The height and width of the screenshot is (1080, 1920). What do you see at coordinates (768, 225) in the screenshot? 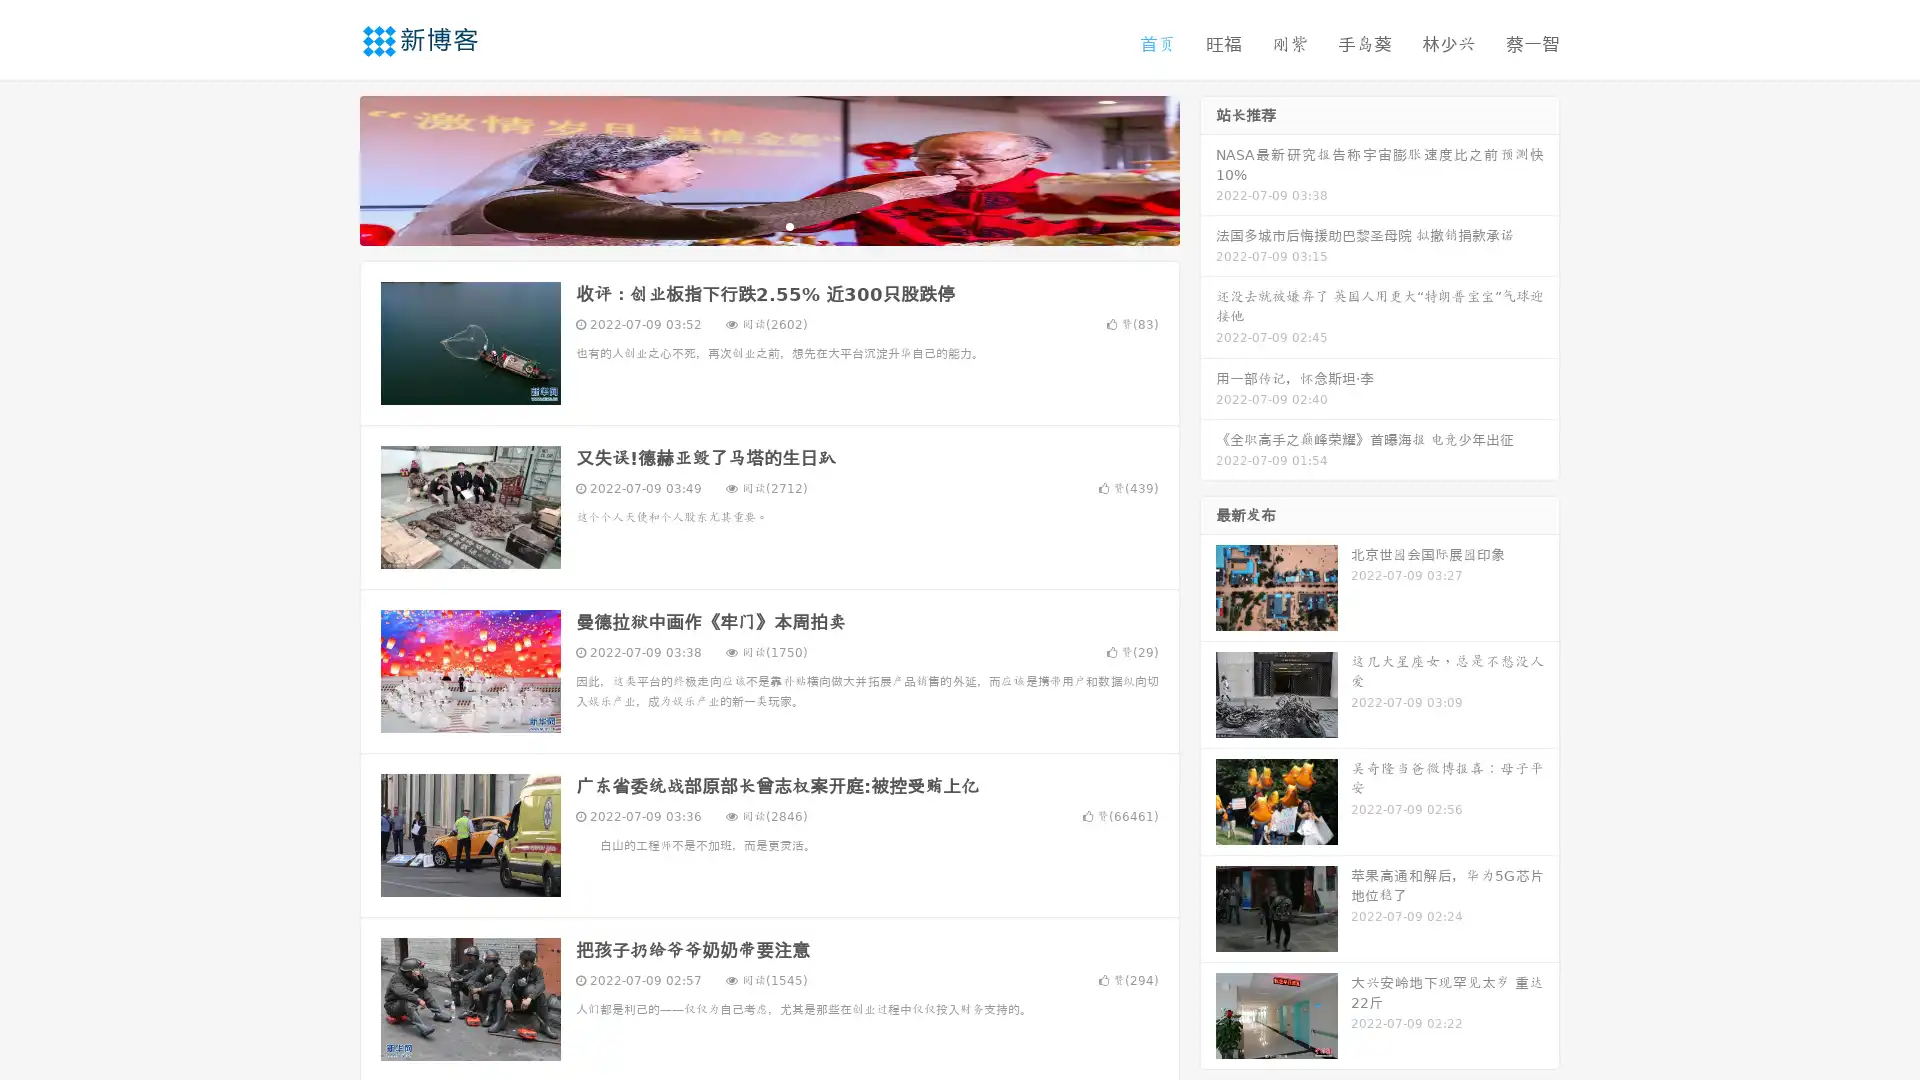
I see `Go to slide 2` at bounding box center [768, 225].